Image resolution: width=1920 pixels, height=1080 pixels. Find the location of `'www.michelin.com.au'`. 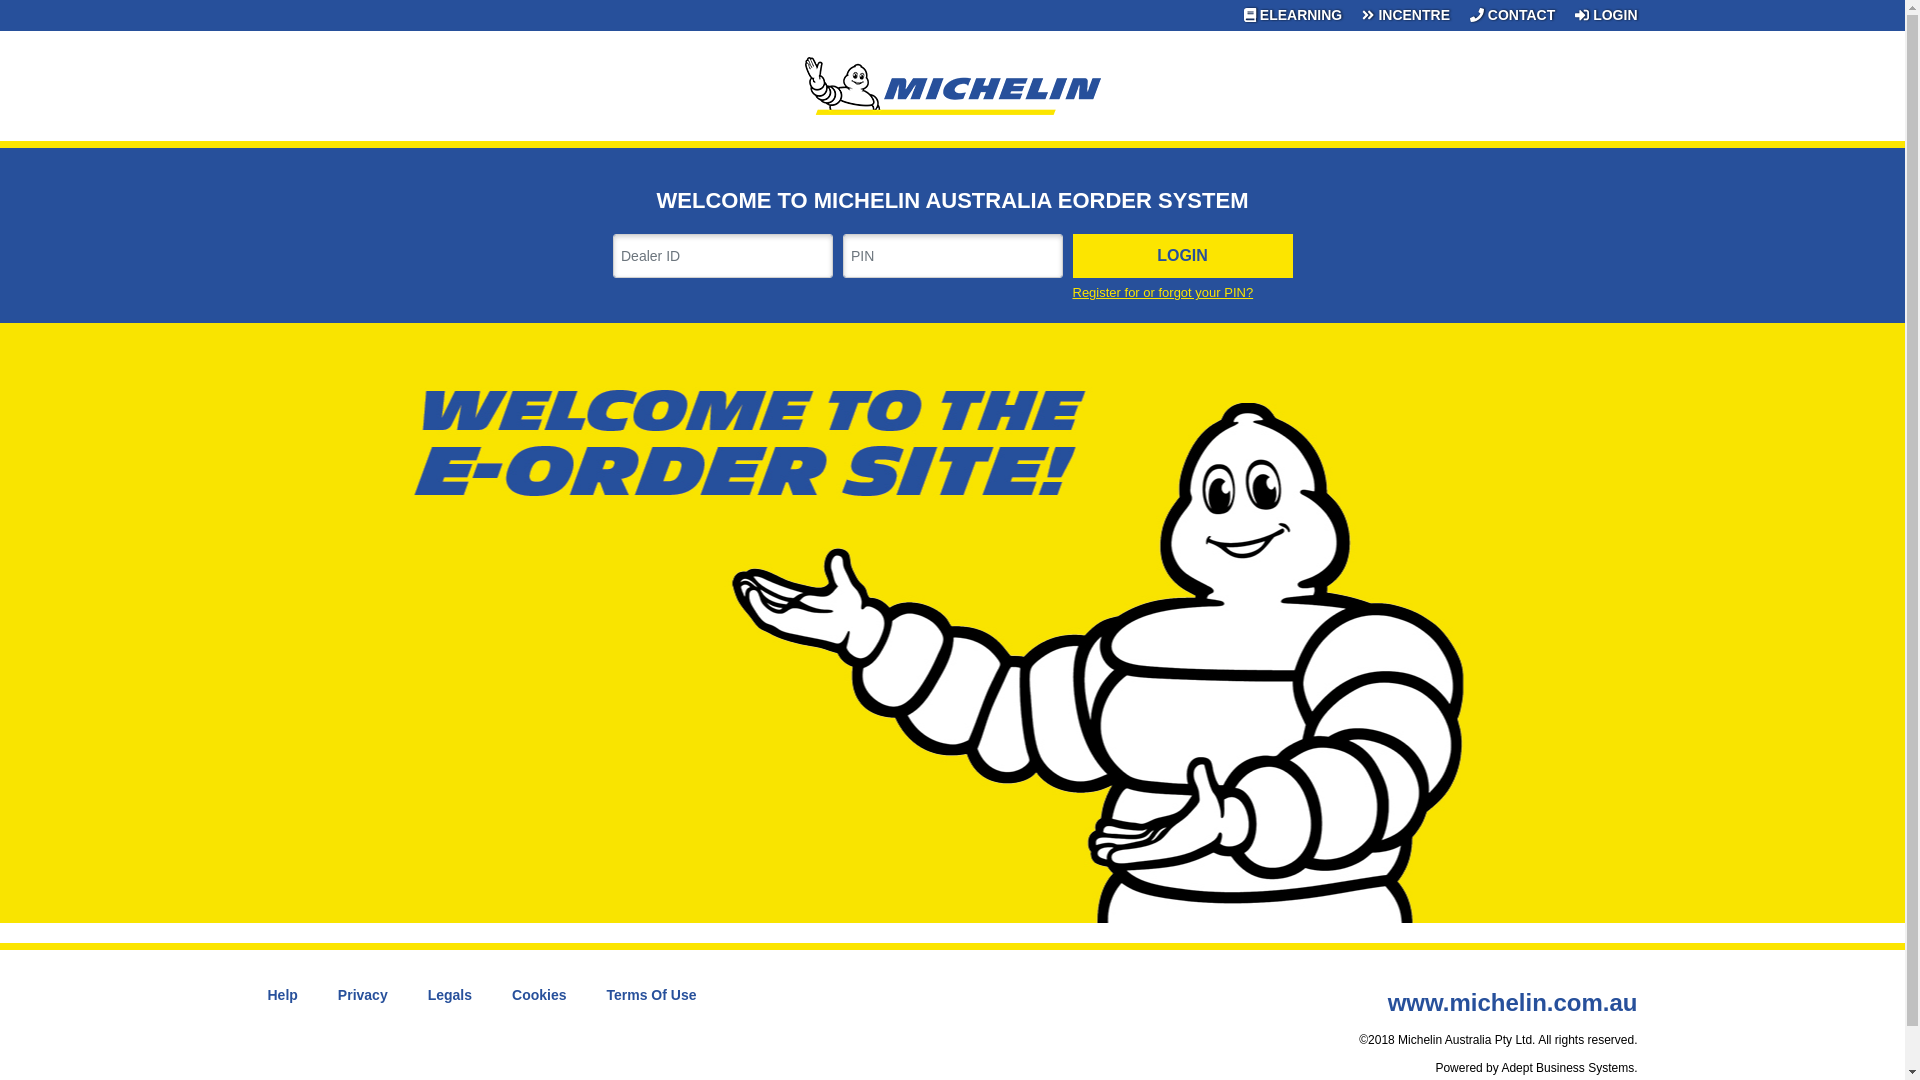

'www.michelin.com.au' is located at coordinates (1512, 1002).